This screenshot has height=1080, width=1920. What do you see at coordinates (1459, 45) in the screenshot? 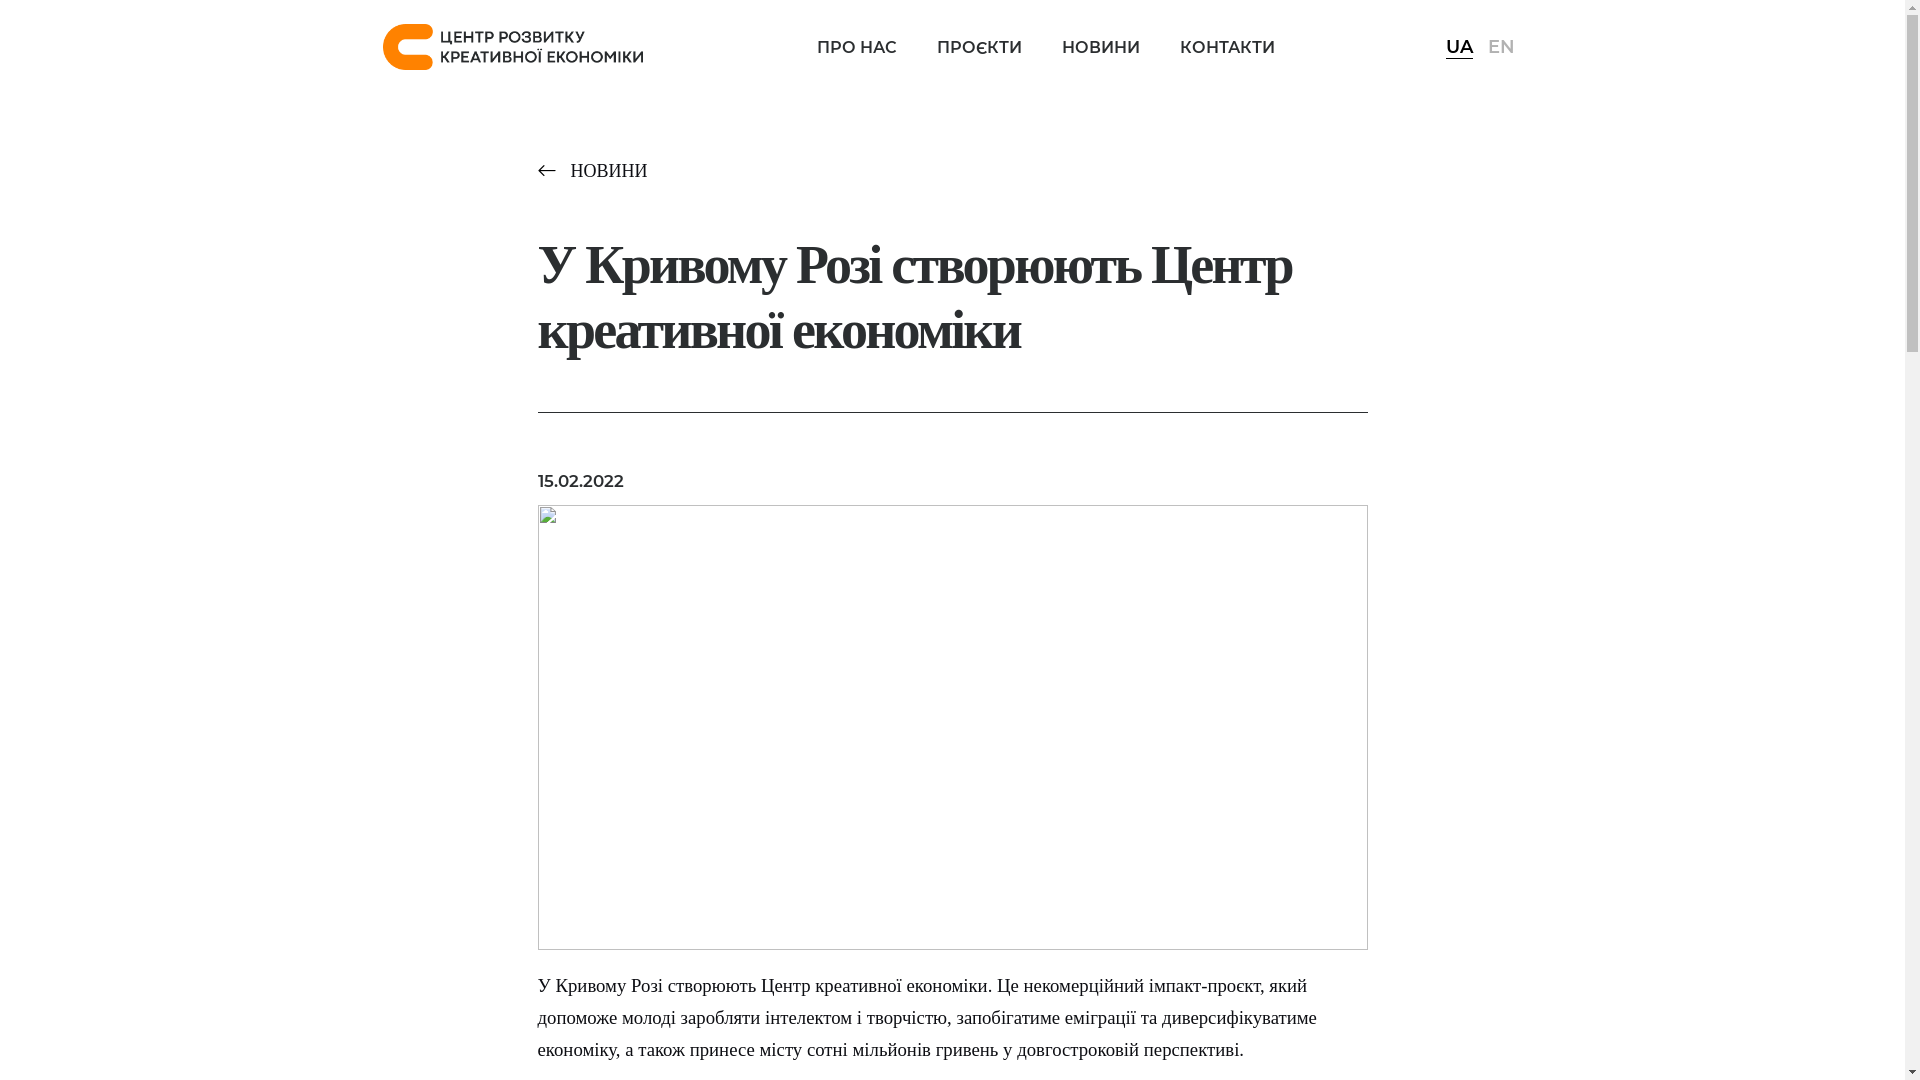
I see `'UA'` at bounding box center [1459, 45].